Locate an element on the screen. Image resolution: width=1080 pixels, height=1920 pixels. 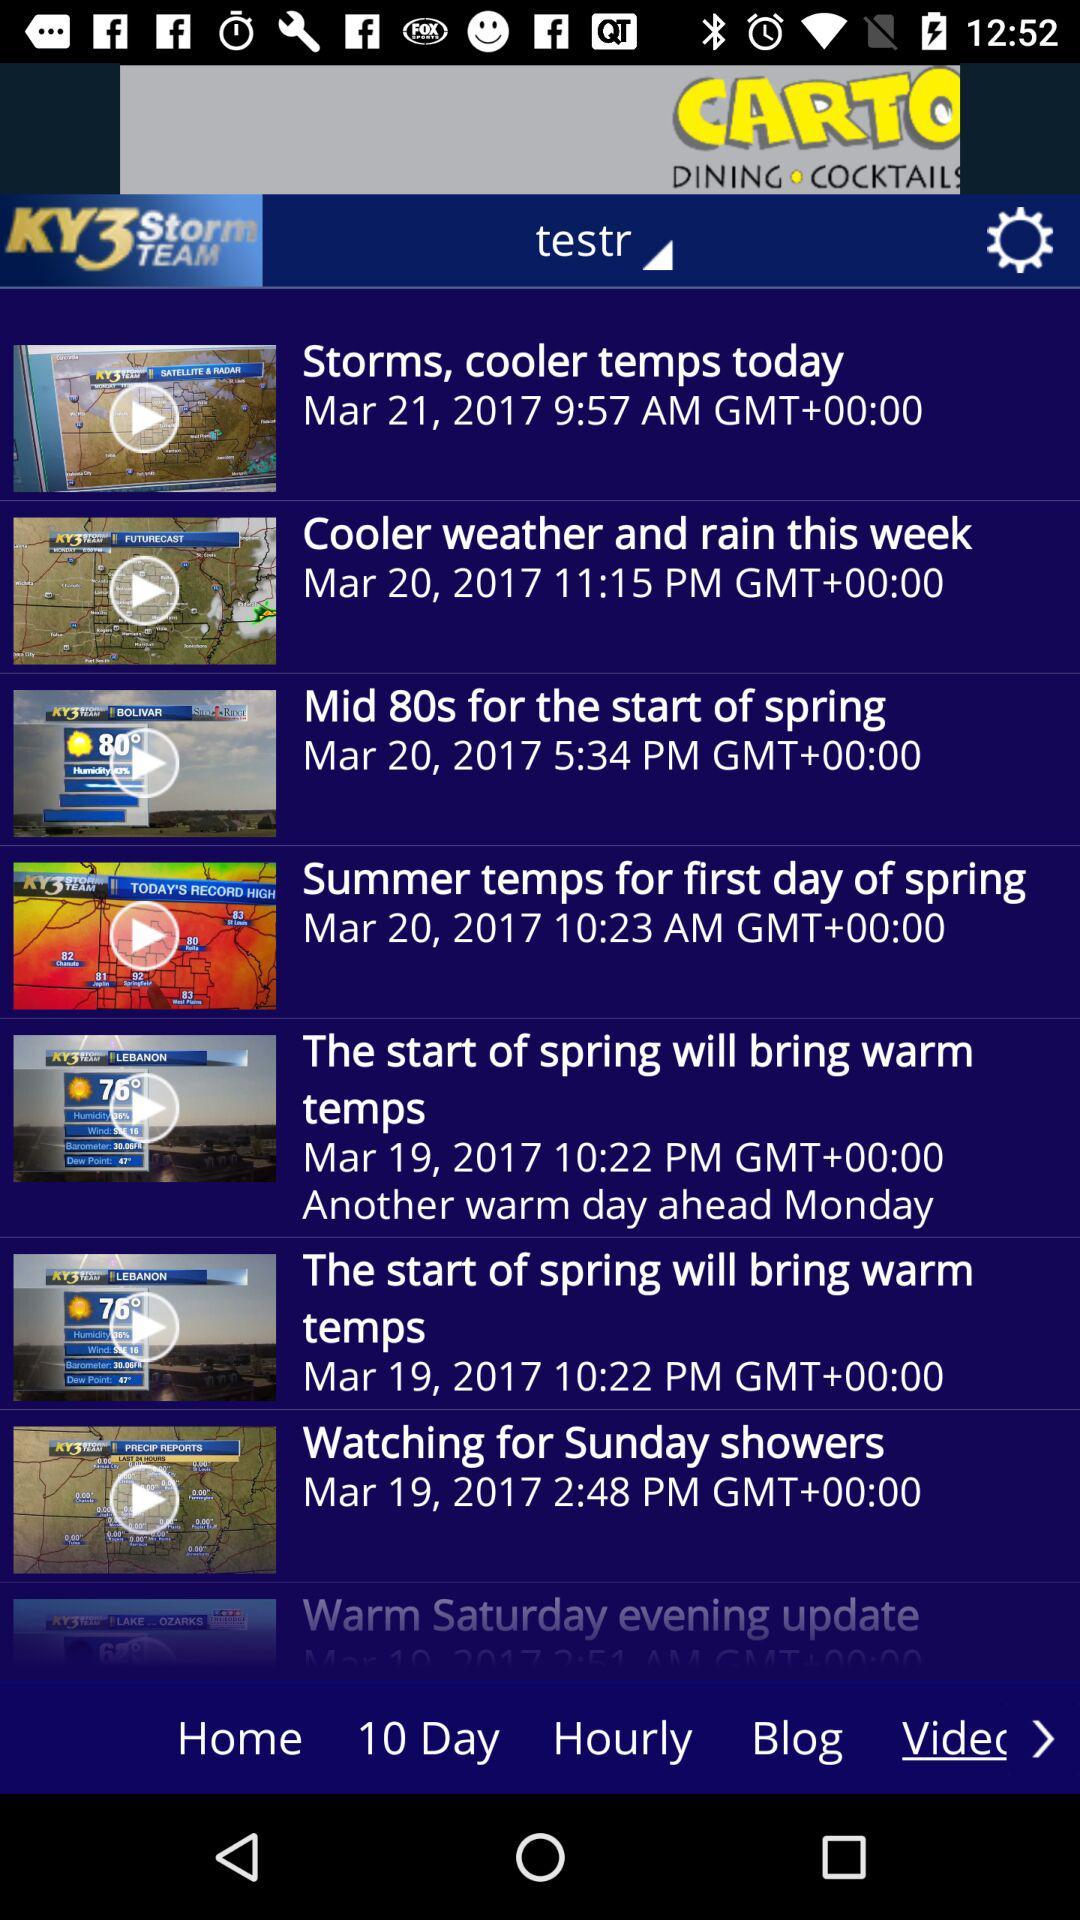
the item next to the testr item is located at coordinates (131, 240).